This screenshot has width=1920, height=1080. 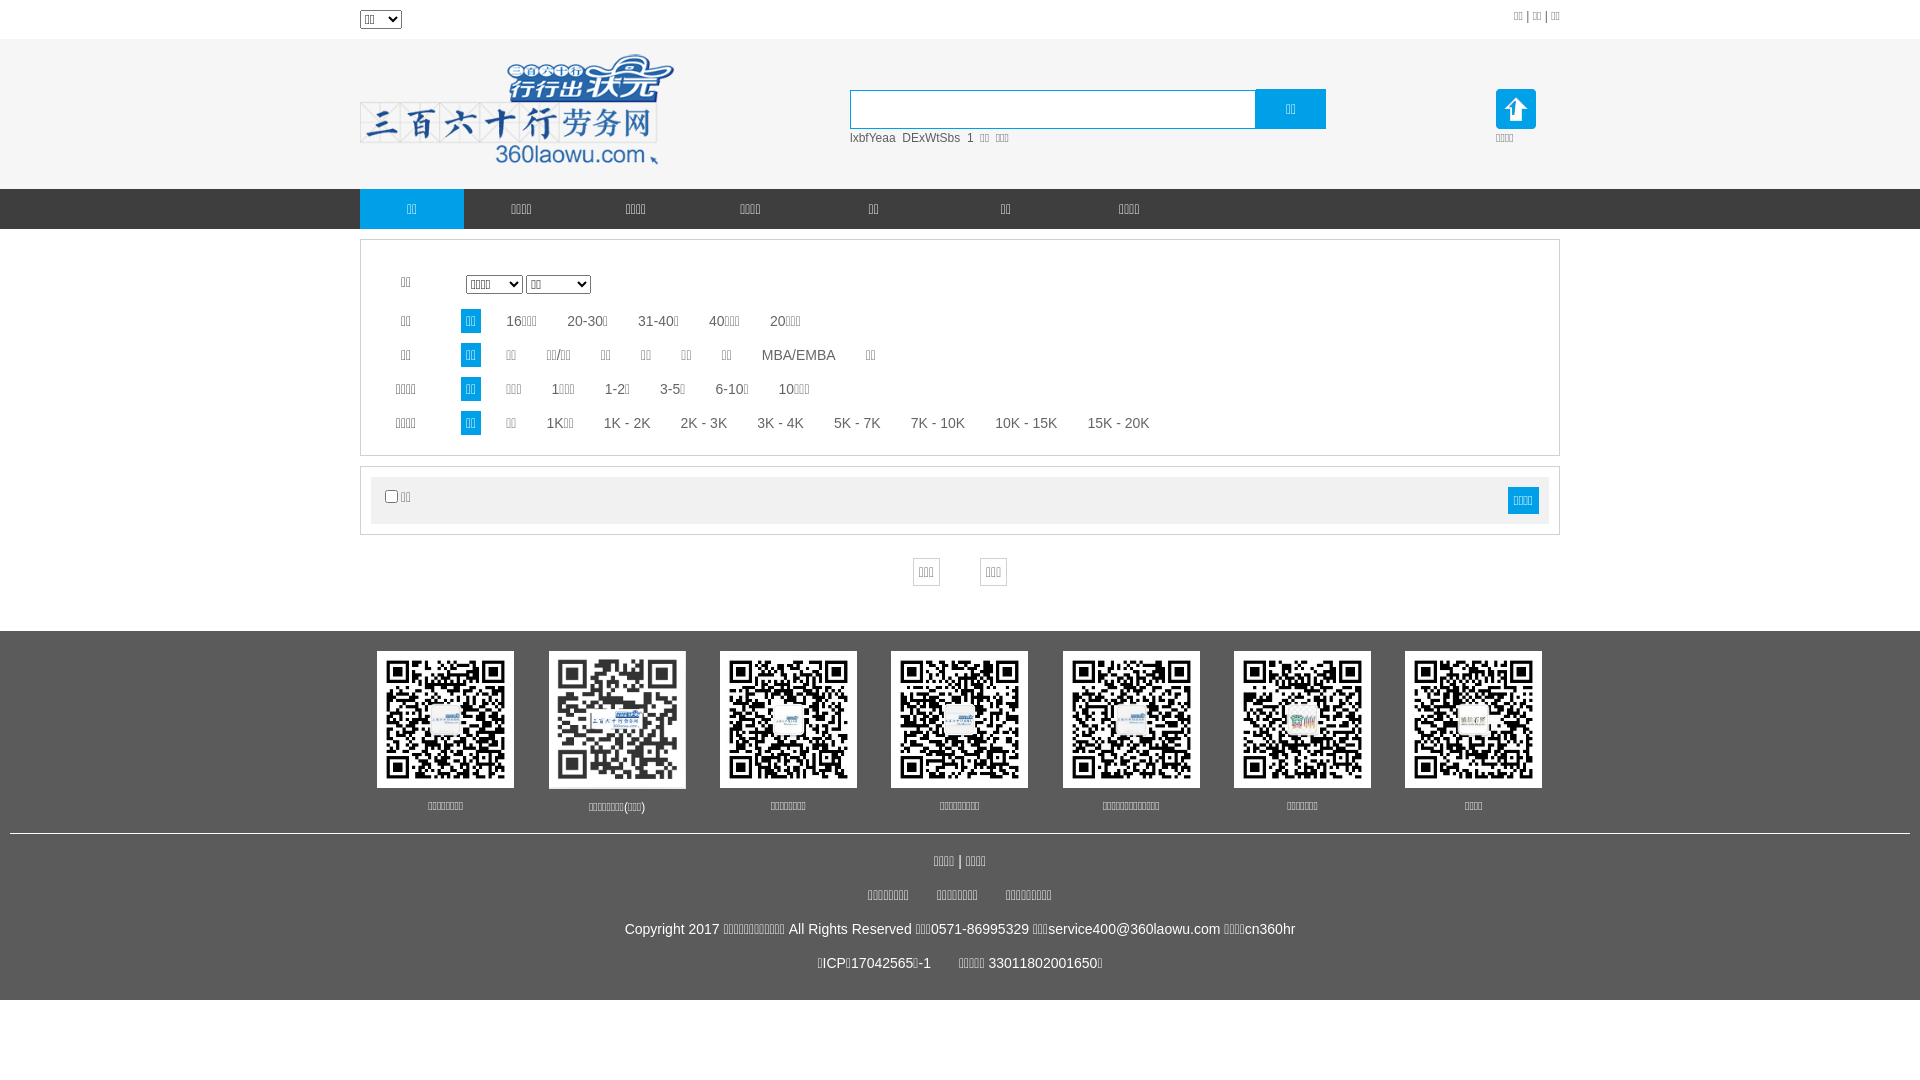 What do you see at coordinates (1026, 422) in the screenshot?
I see `'10K - 15K'` at bounding box center [1026, 422].